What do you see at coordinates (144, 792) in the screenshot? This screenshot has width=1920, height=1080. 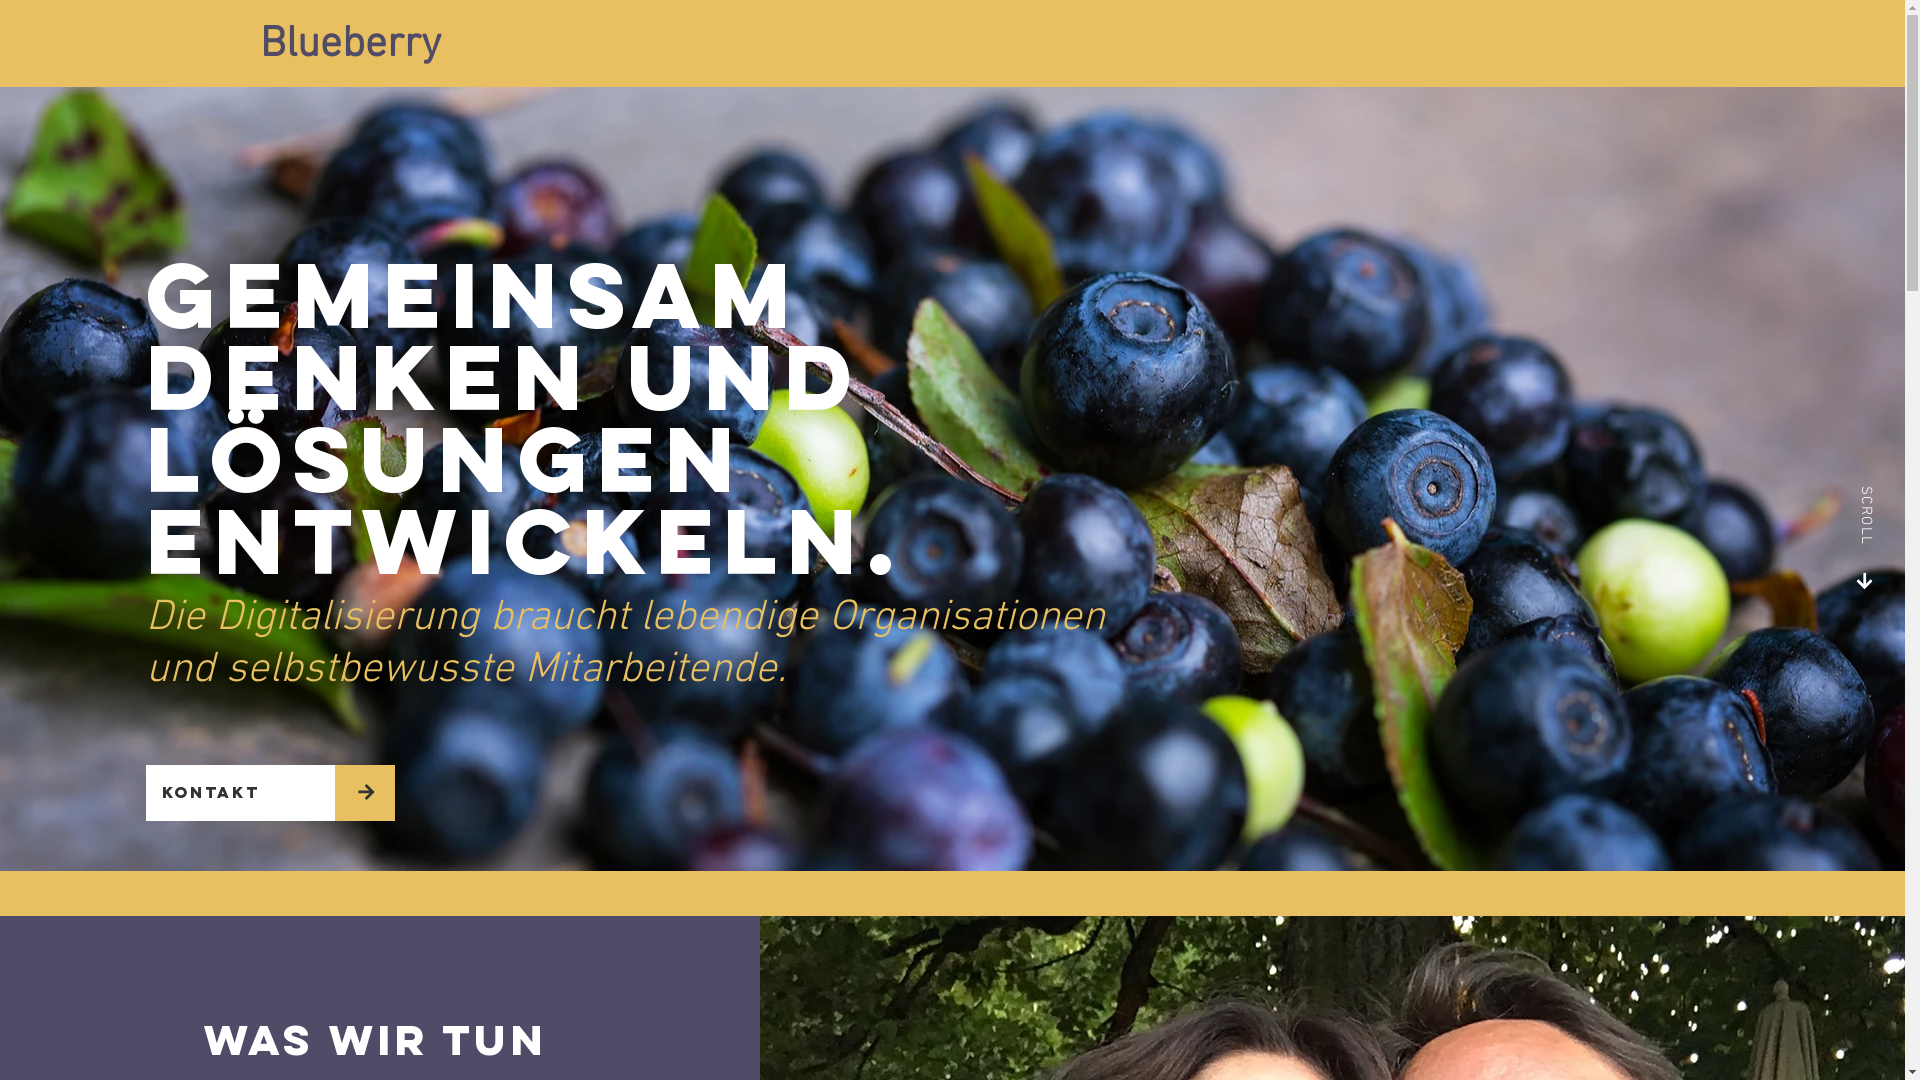 I see `'Kontakt'` at bounding box center [144, 792].